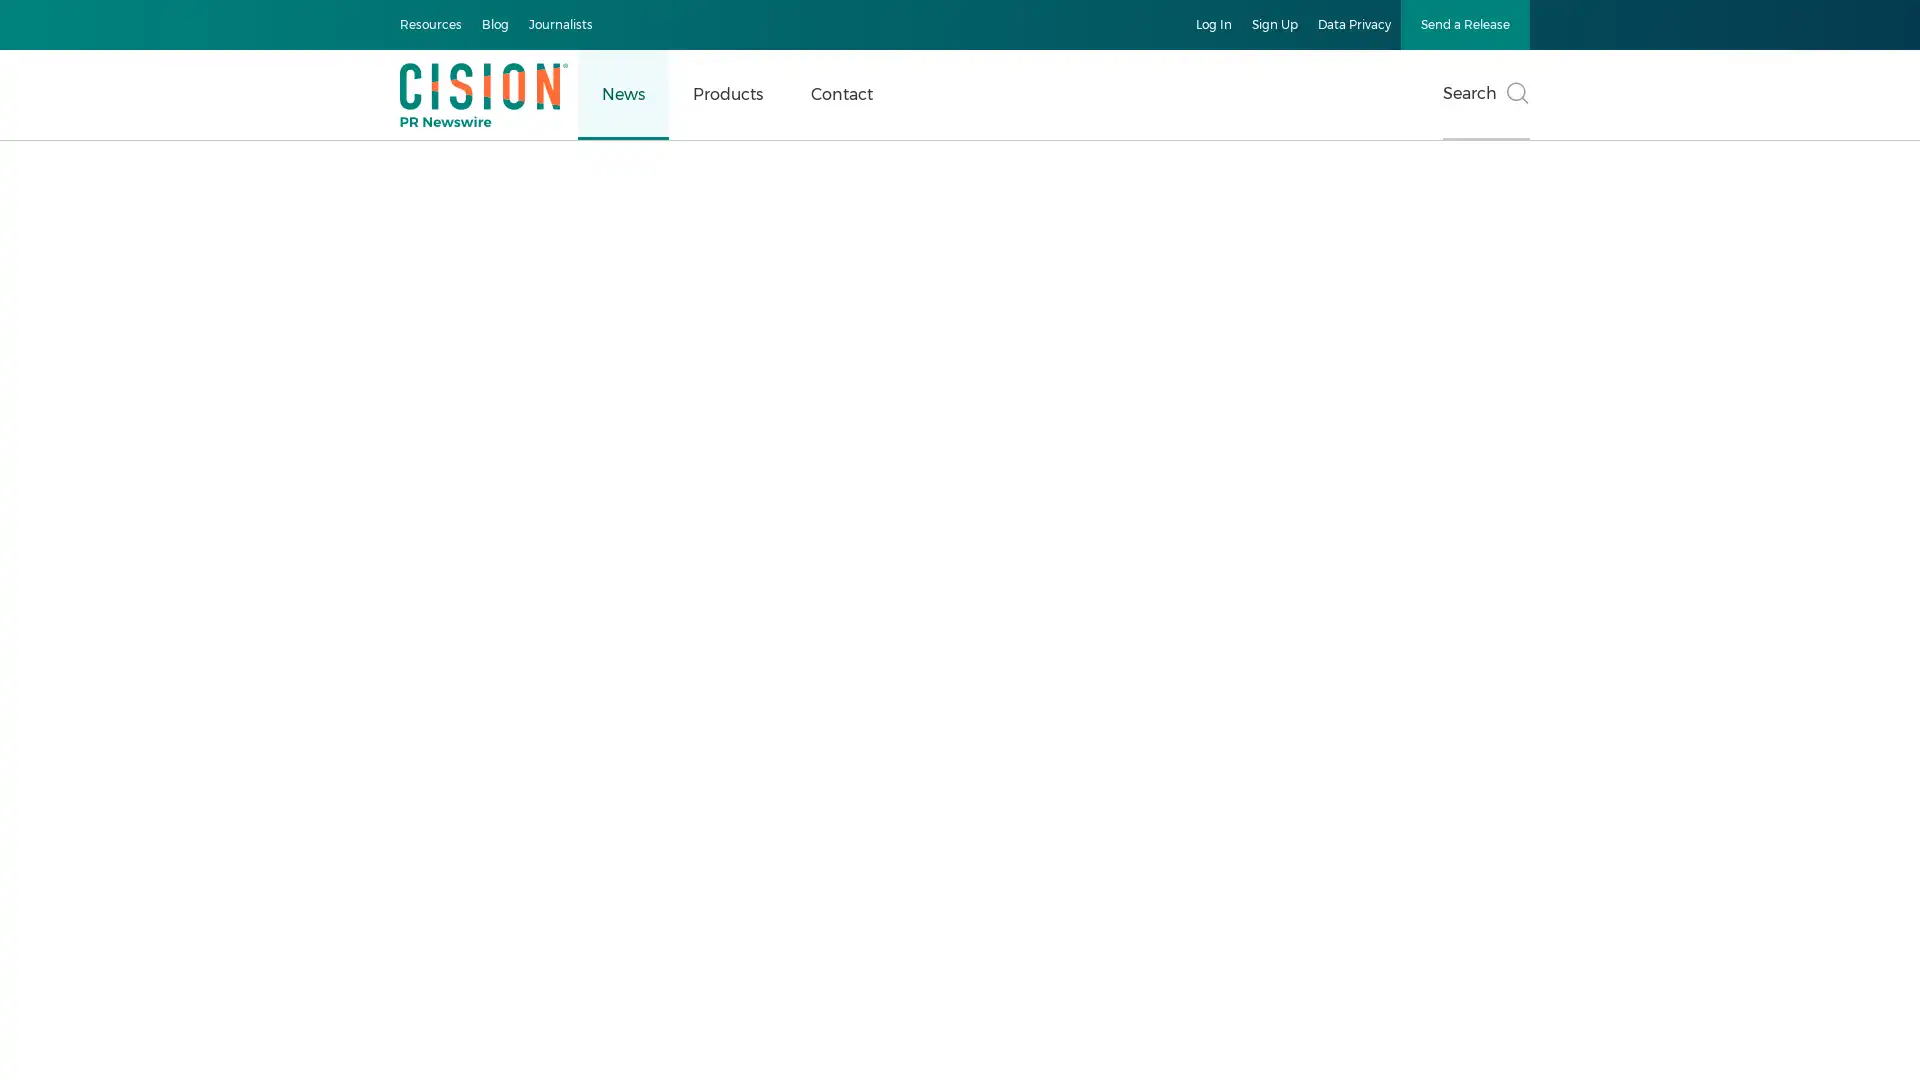  I want to click on Manage Preferences, so click(878, 253).